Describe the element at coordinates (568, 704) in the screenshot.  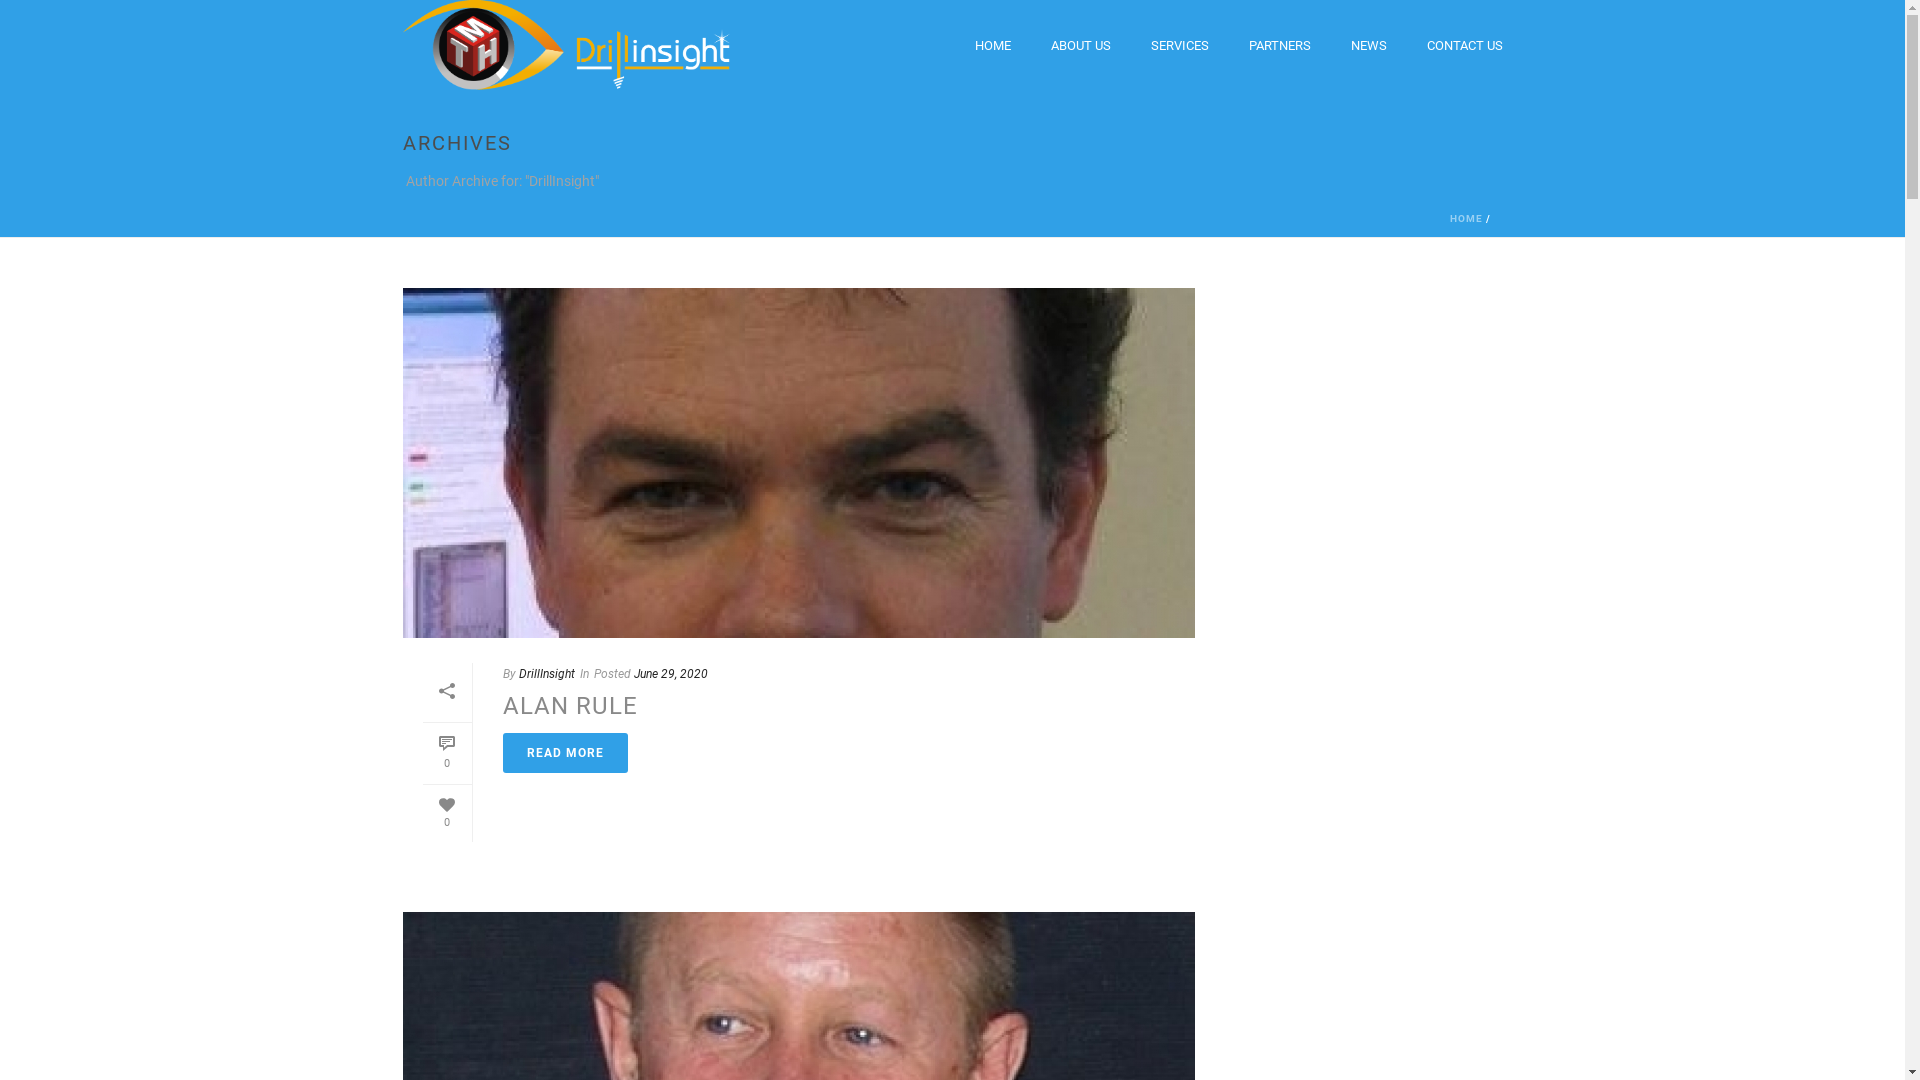
I see `'ALAN RULE'` at that location.